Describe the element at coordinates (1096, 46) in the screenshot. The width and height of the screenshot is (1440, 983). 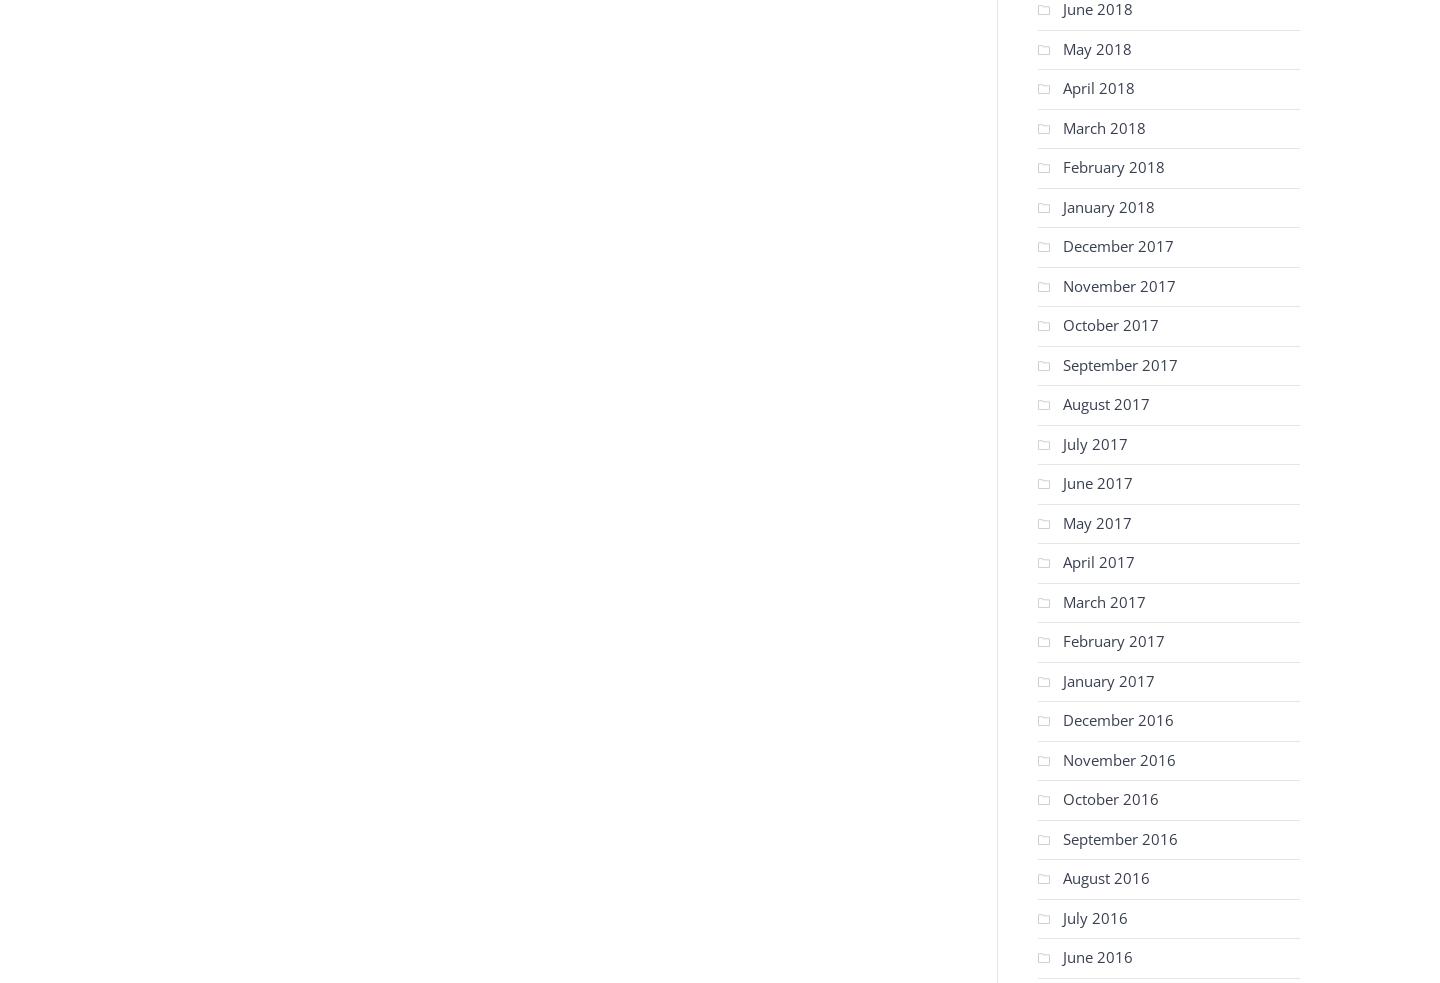
I see `'May 2018'` at that location.